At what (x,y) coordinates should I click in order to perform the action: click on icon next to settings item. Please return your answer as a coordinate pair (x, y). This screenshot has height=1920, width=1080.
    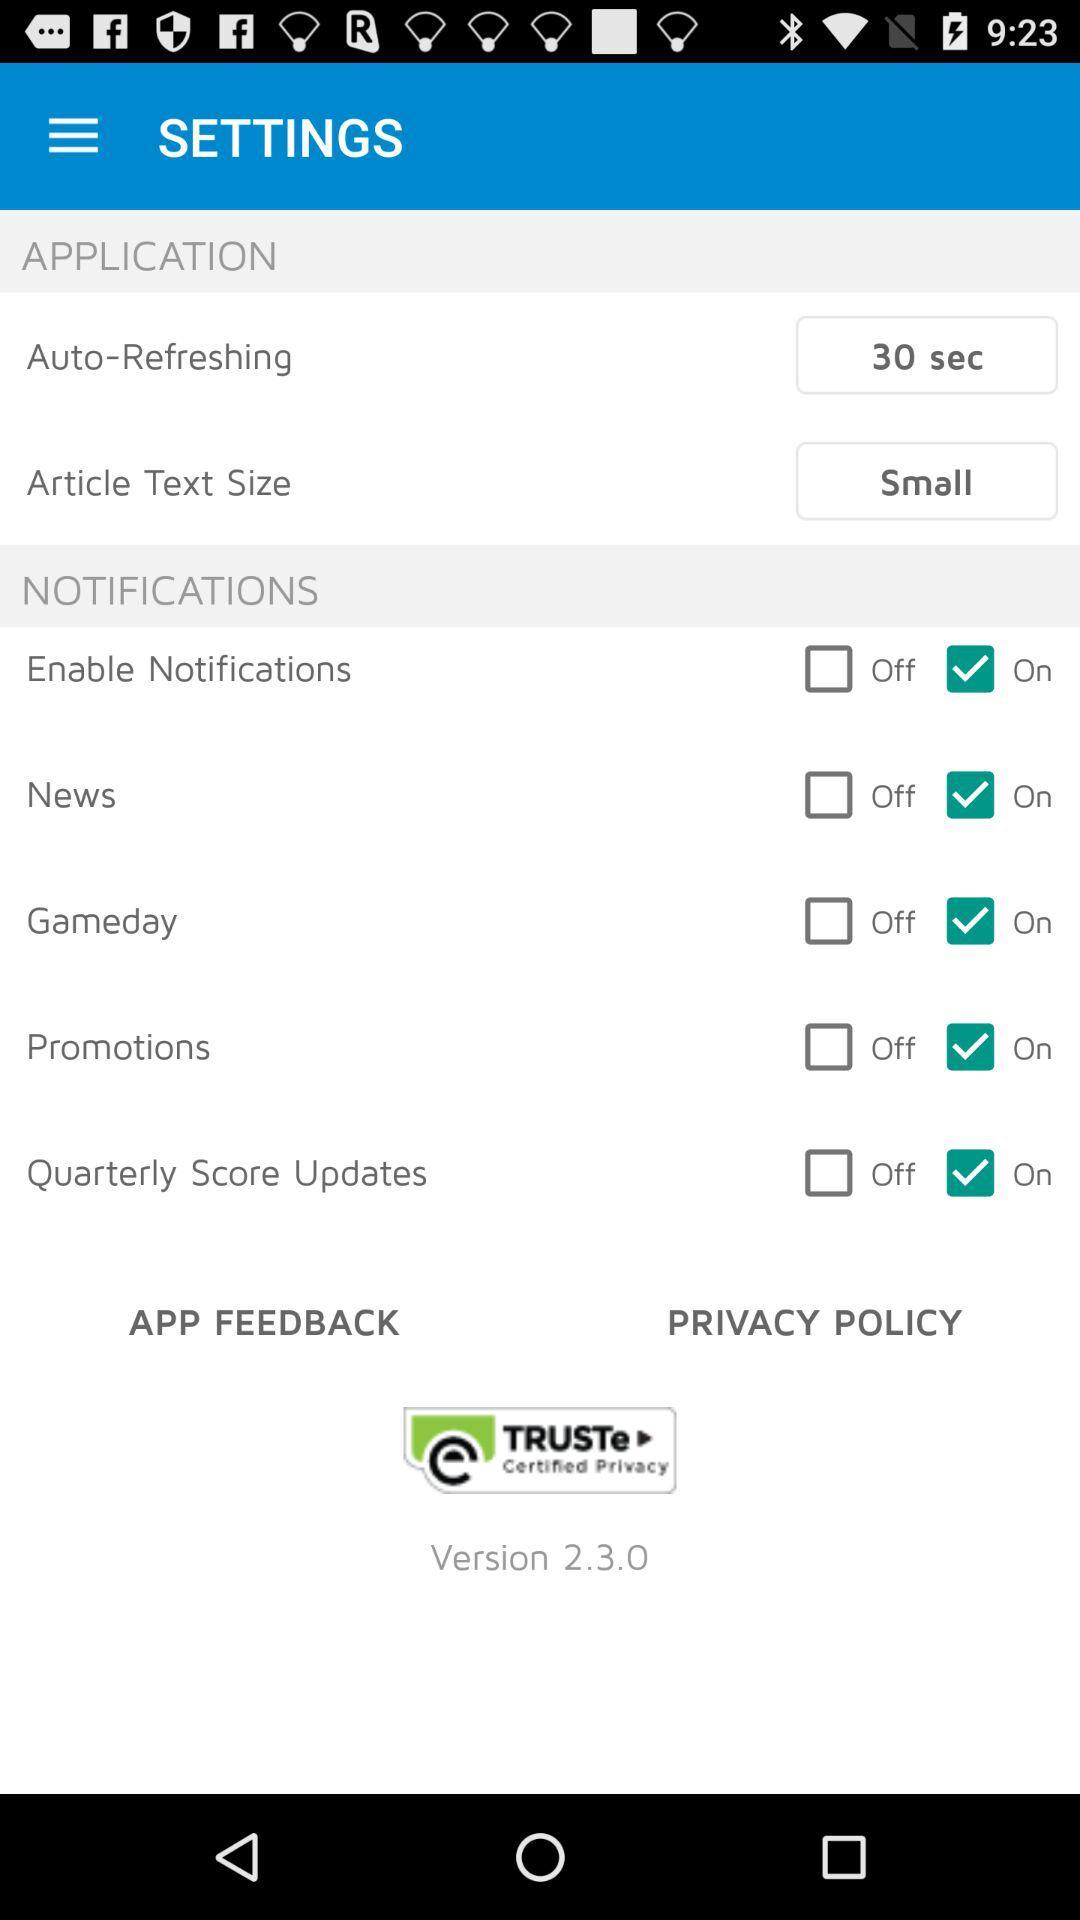
    Looking at the image, I should click on (72, 135).